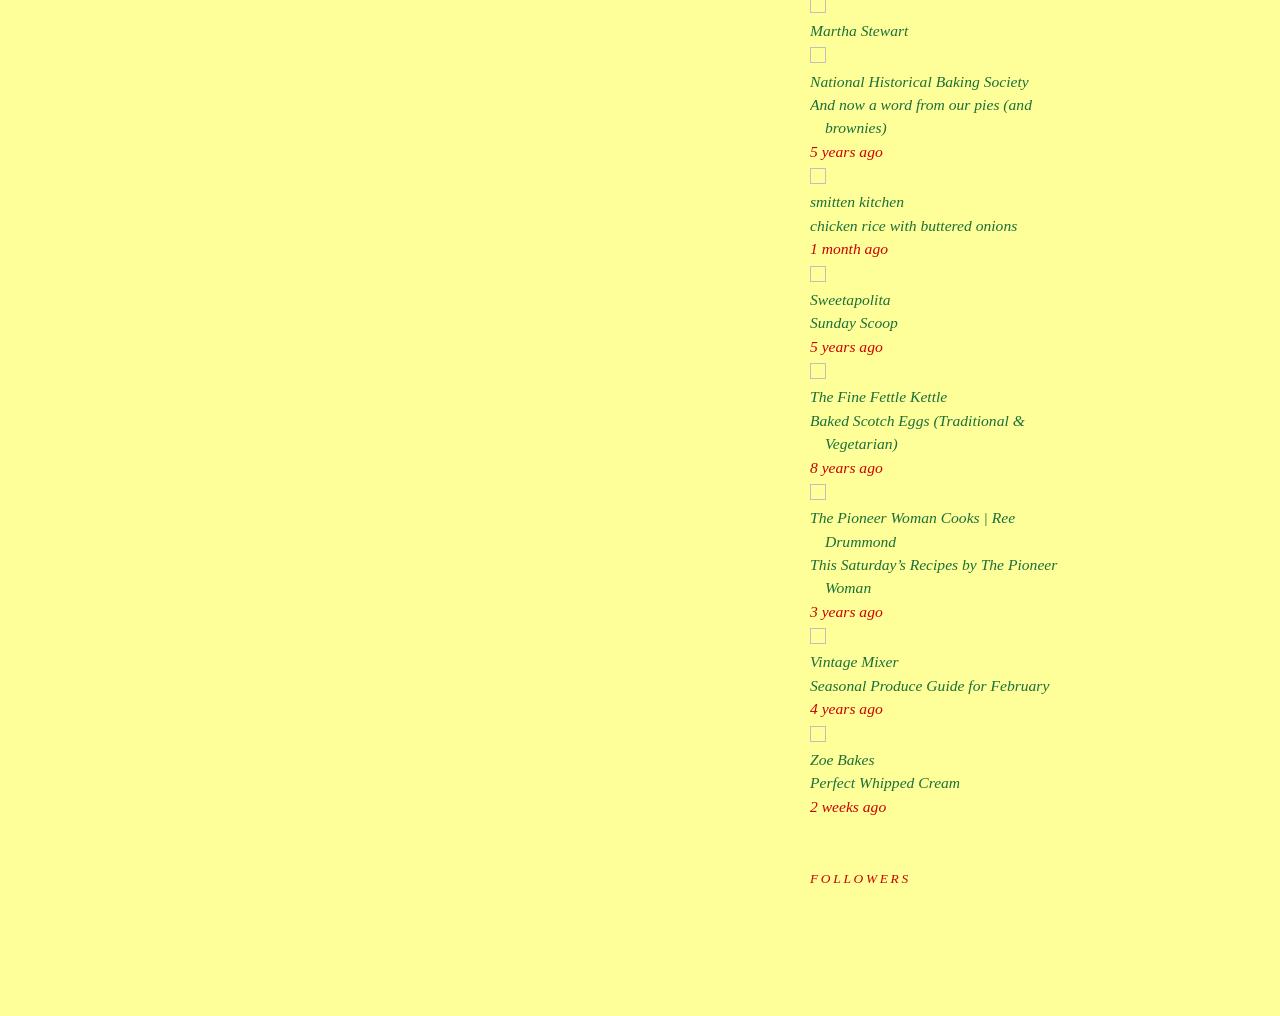  What do you see at coordinates (912, 224) in the screenshot?
I see `'chicken rice with buttered onions'` at bounding box center [912, 224].